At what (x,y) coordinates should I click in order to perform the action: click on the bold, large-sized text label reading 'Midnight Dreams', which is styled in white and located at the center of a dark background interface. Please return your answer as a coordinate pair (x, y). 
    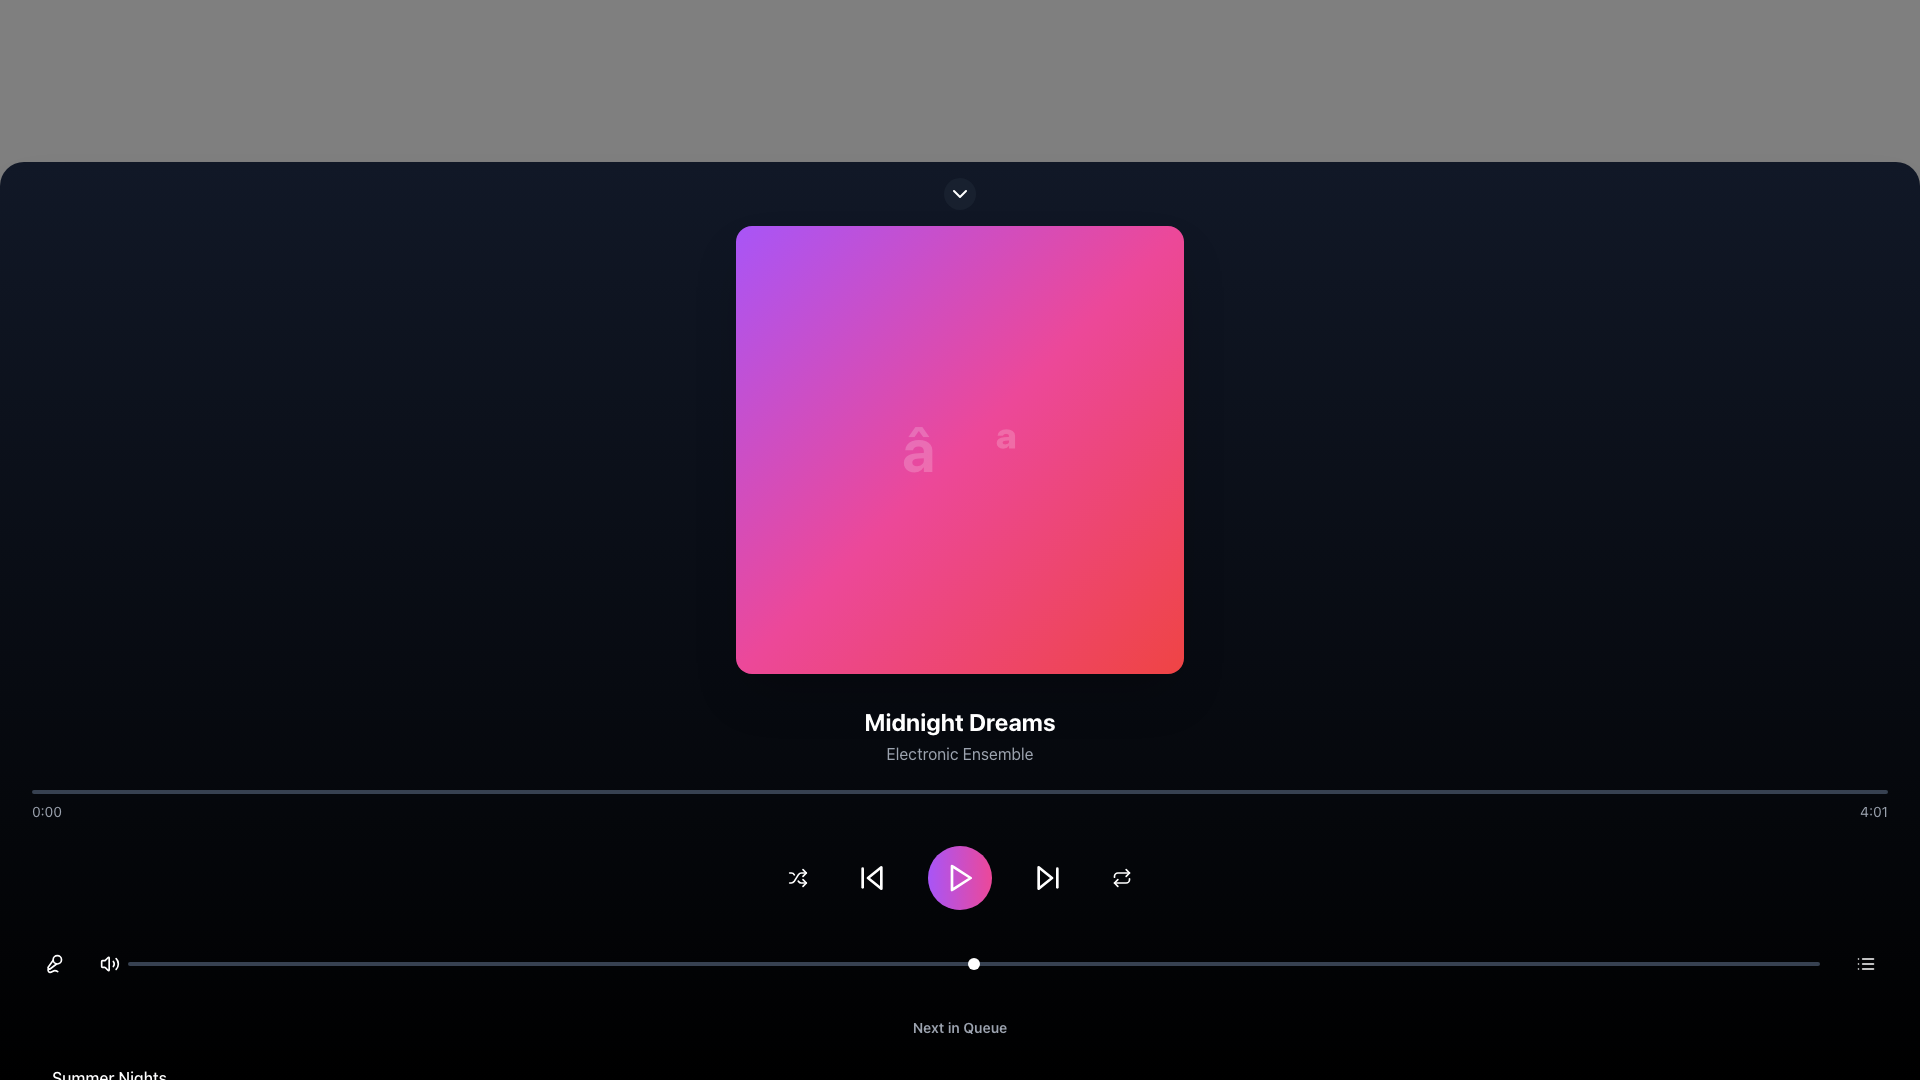
    Looking at the image, I should click on (960, 721).